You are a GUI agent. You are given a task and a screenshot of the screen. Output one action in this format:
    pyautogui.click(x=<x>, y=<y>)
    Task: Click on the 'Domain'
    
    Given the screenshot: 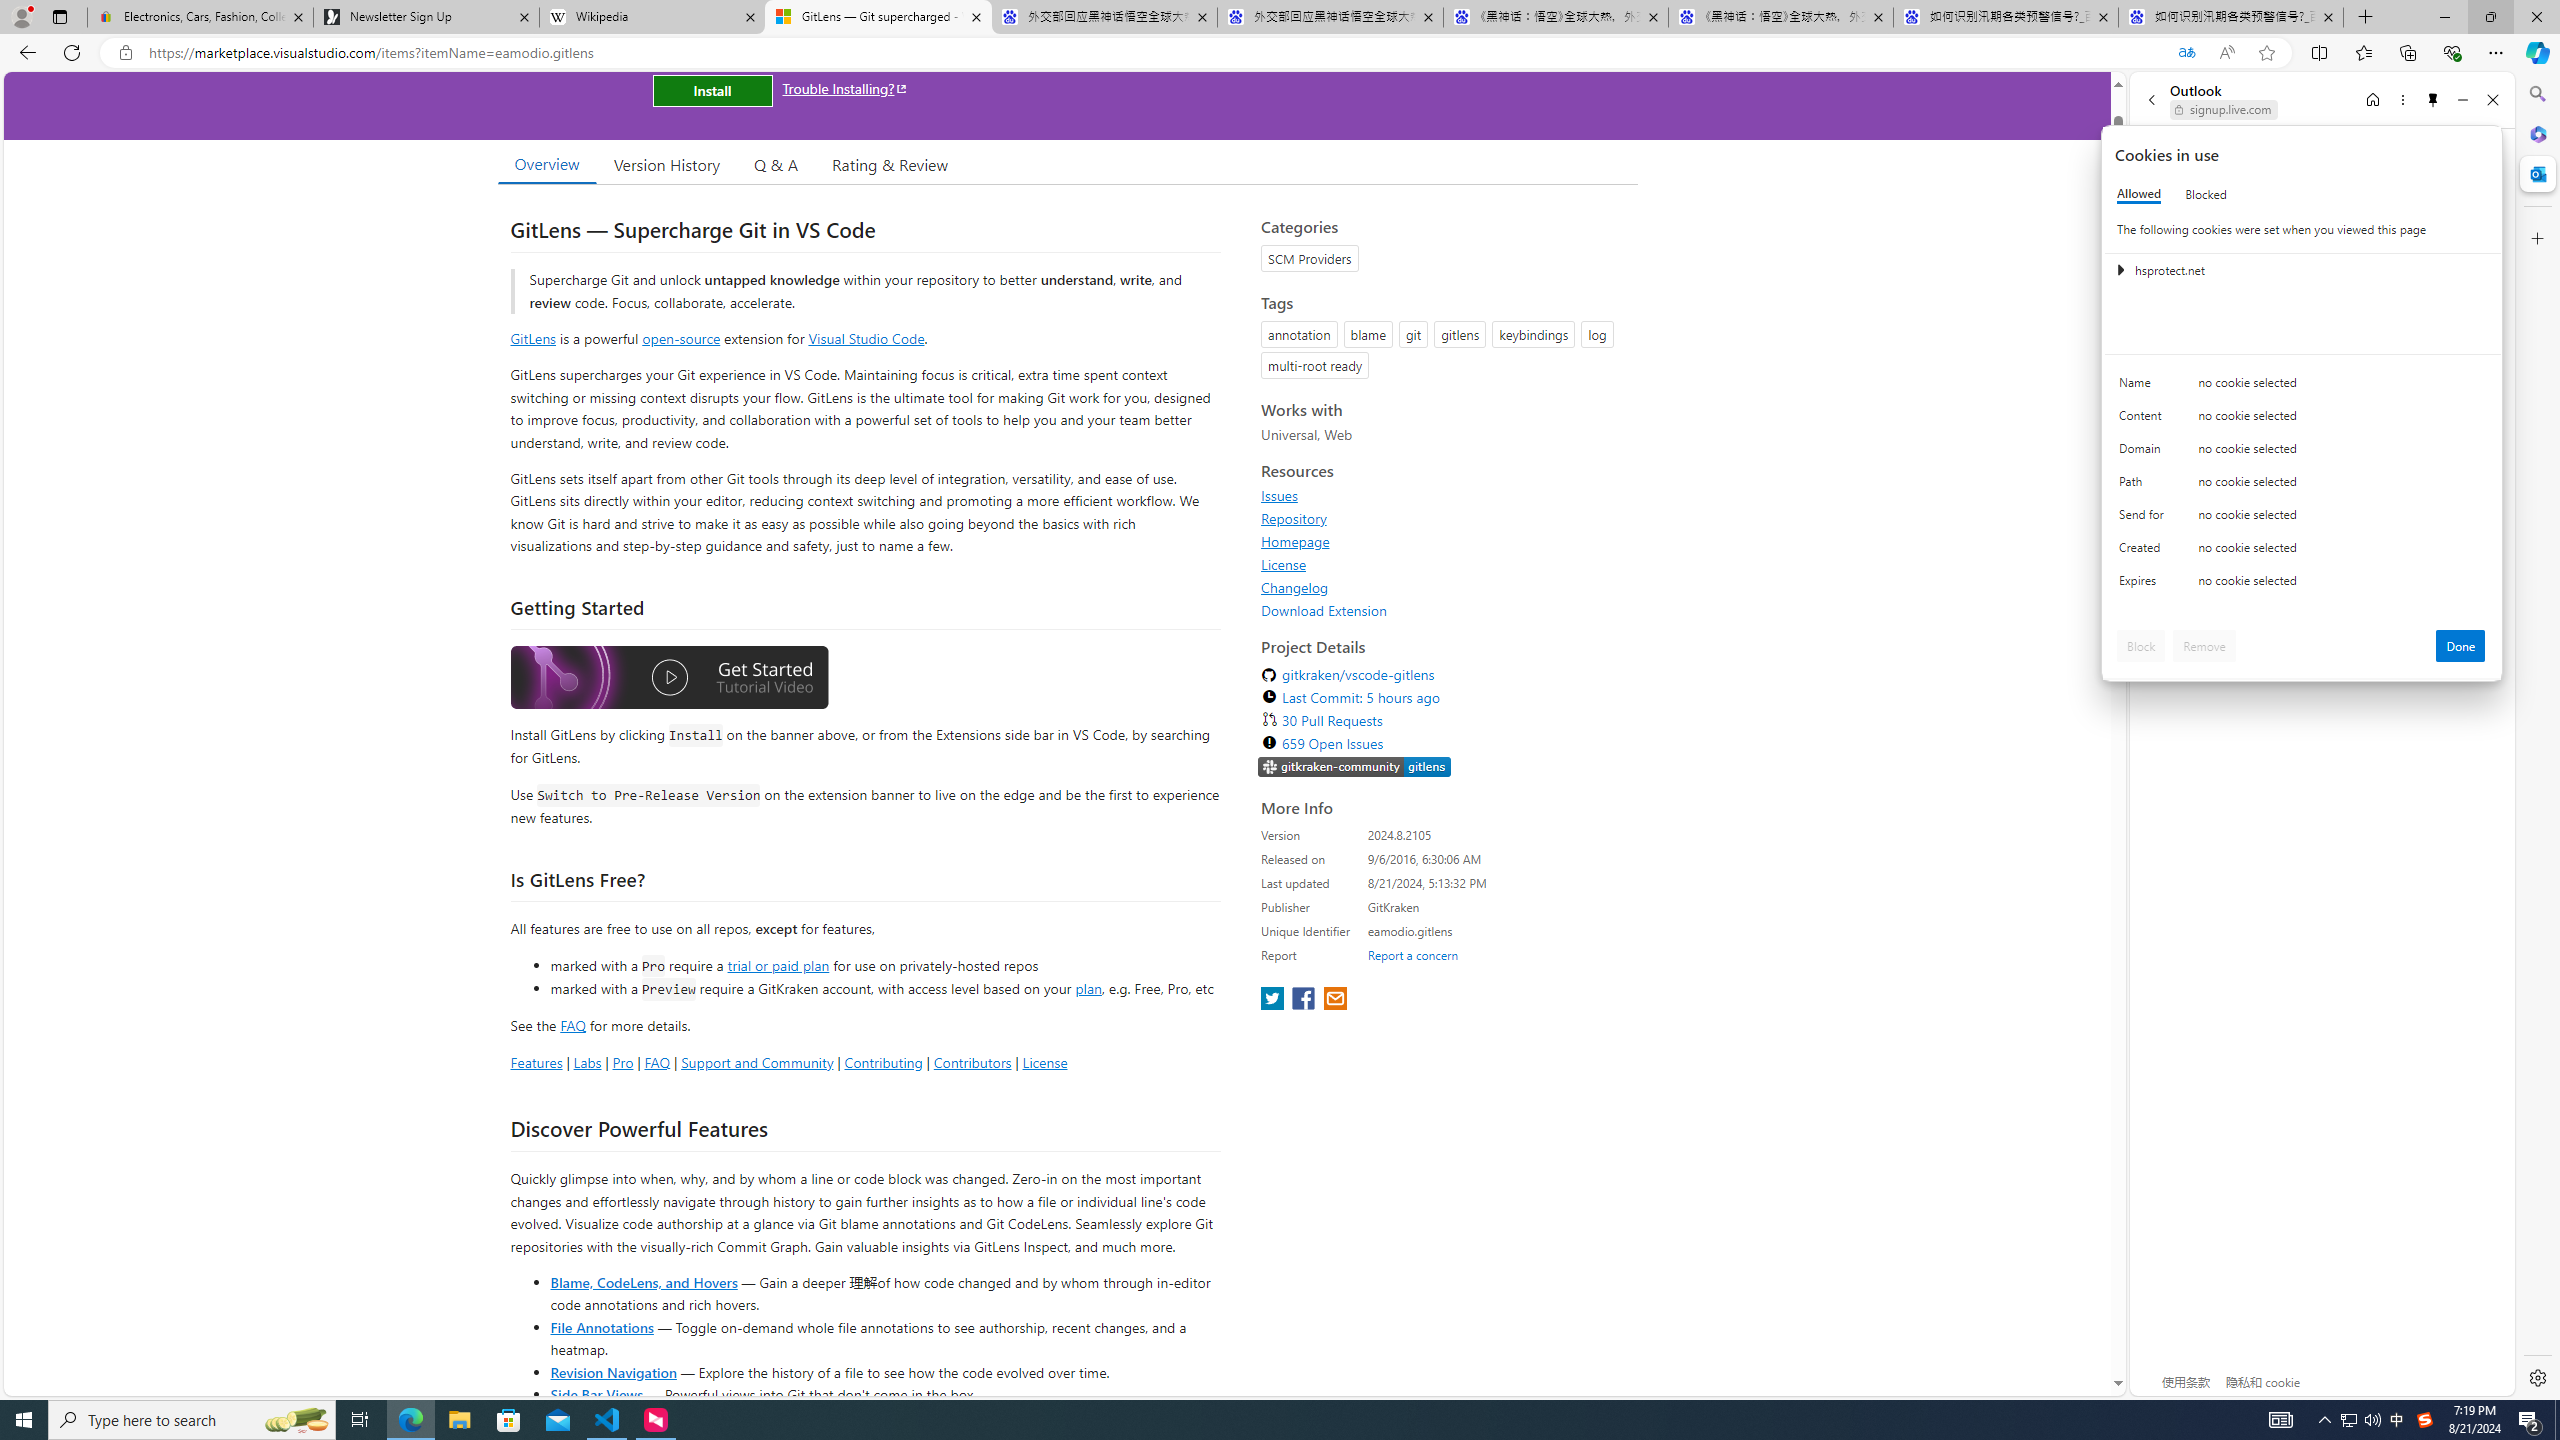 What is the action you would take?
    pyautogui.click(x=2144, y=452)
    